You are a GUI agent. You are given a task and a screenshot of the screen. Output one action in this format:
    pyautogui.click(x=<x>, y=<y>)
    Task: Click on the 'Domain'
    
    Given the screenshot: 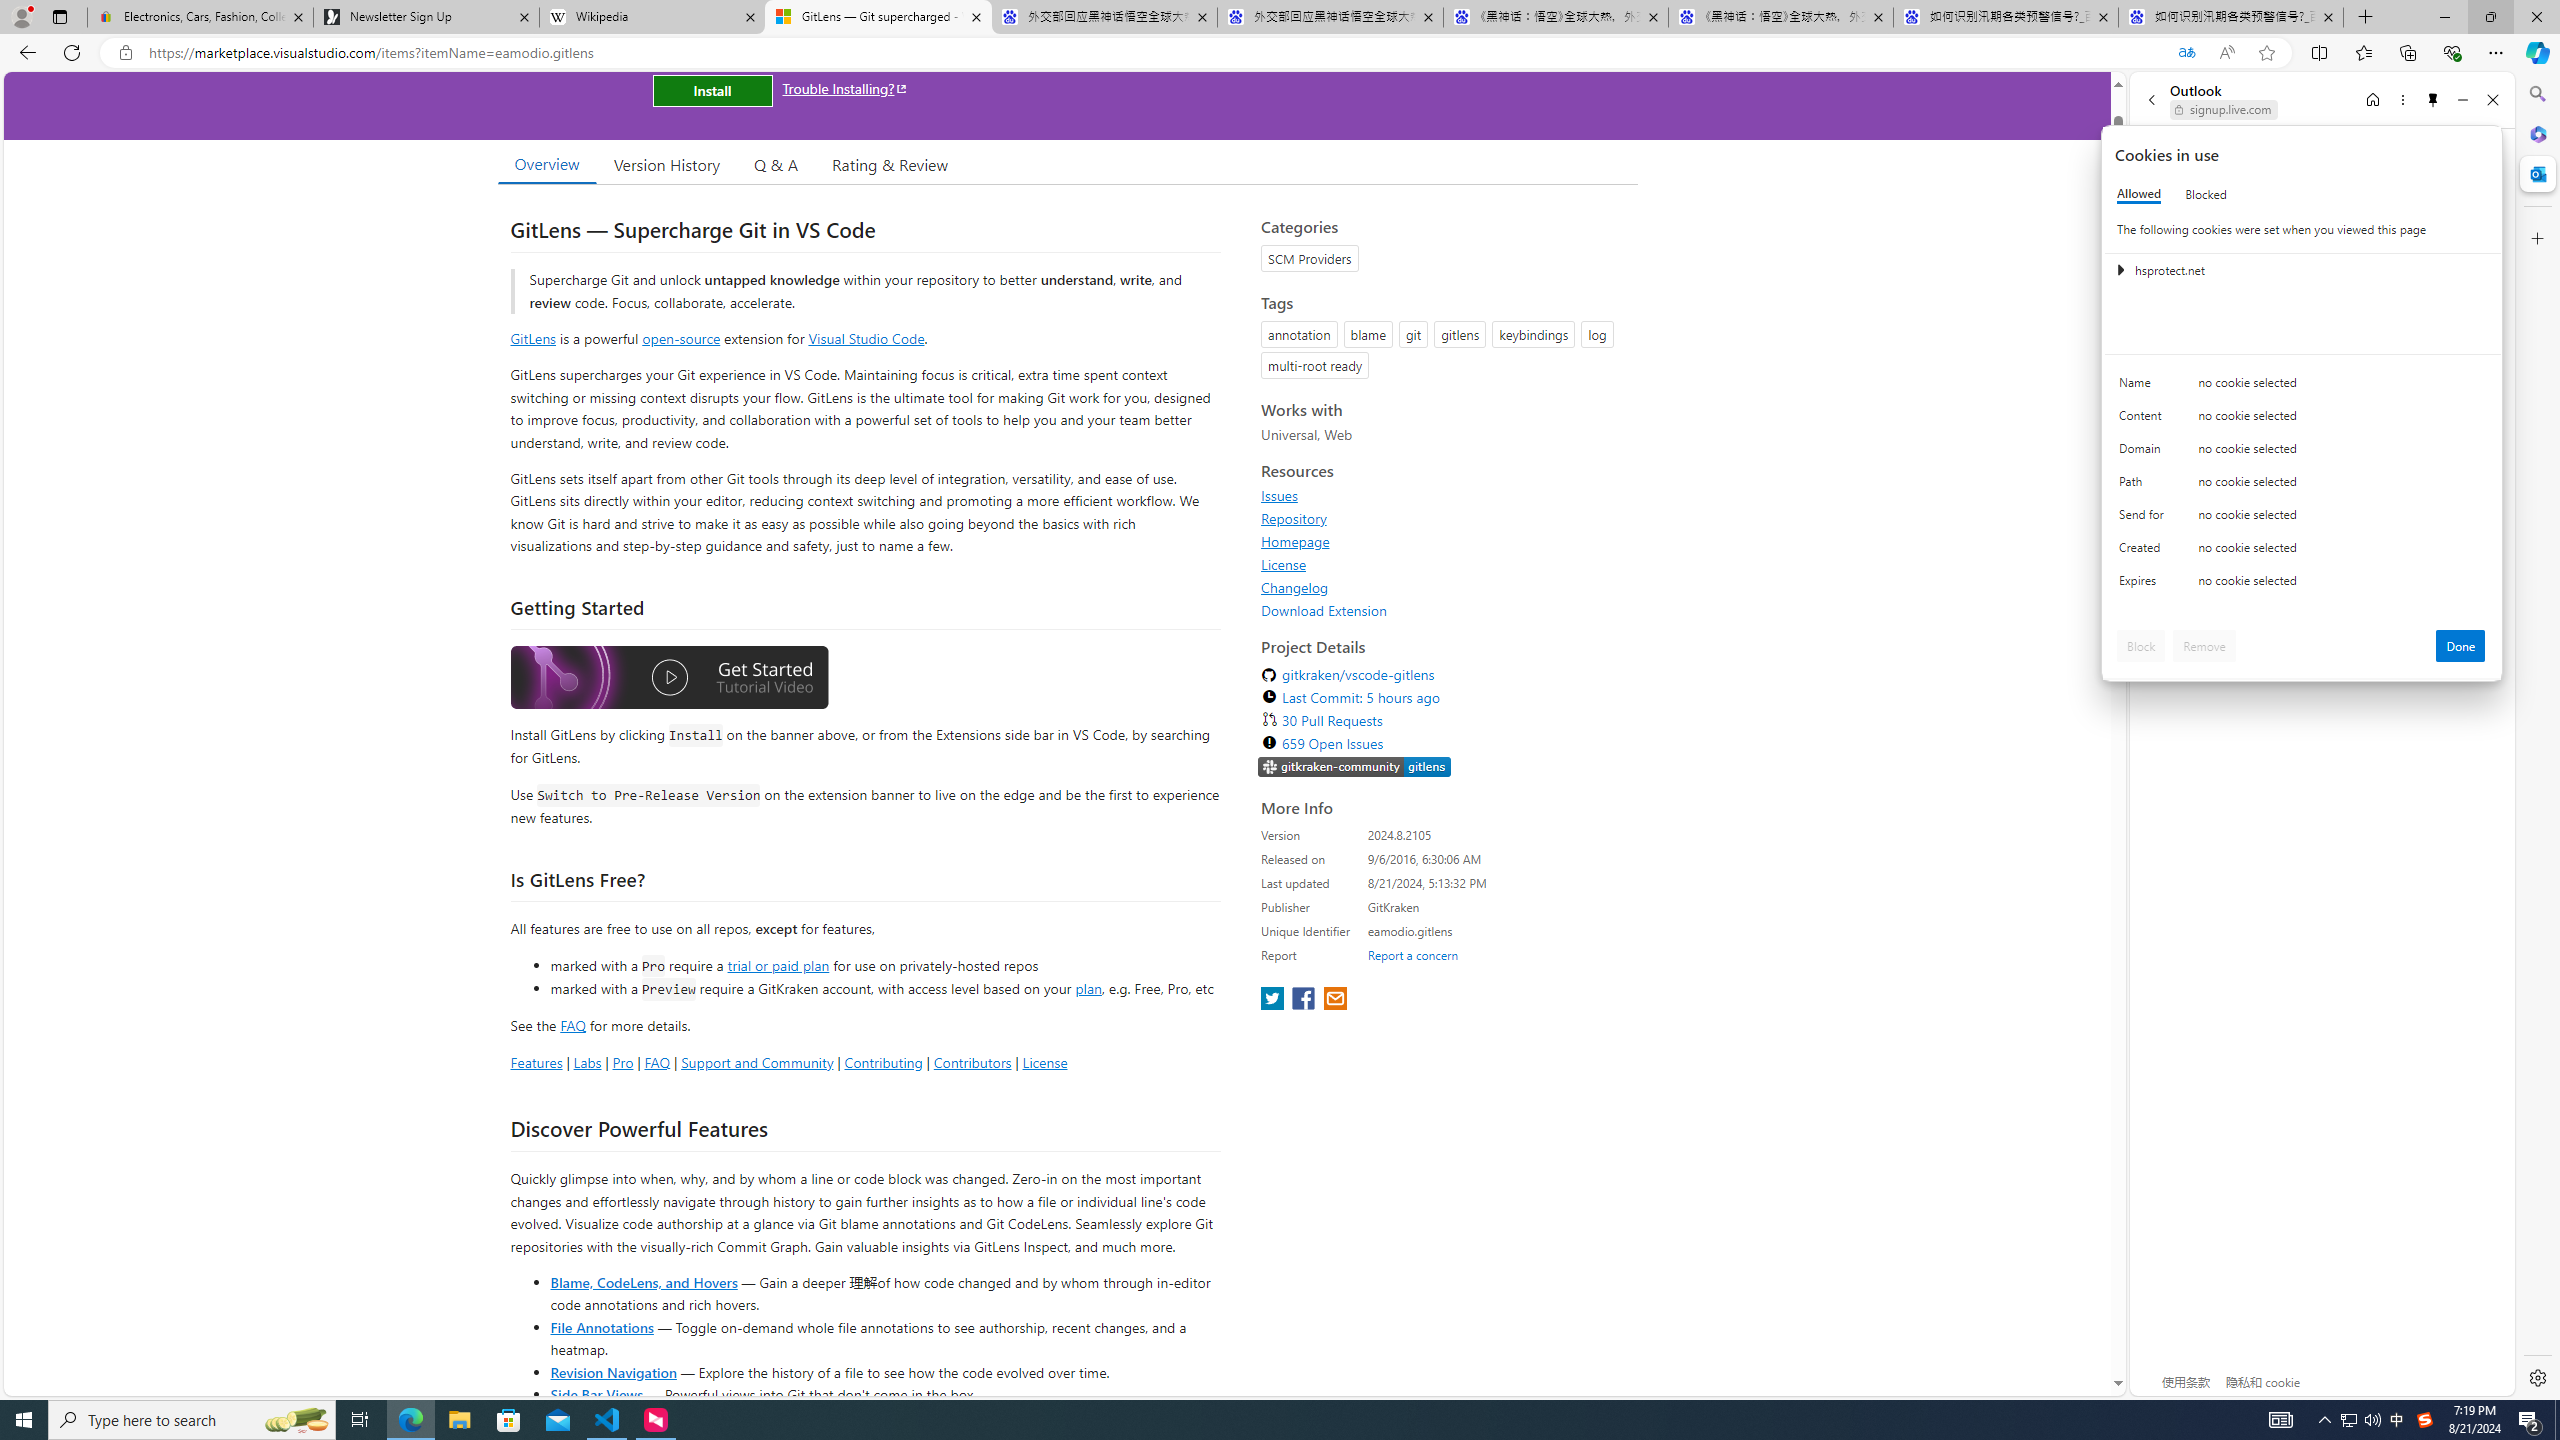 What is the action you would take?
    pyautogui.click(x=2144, y=452)
    